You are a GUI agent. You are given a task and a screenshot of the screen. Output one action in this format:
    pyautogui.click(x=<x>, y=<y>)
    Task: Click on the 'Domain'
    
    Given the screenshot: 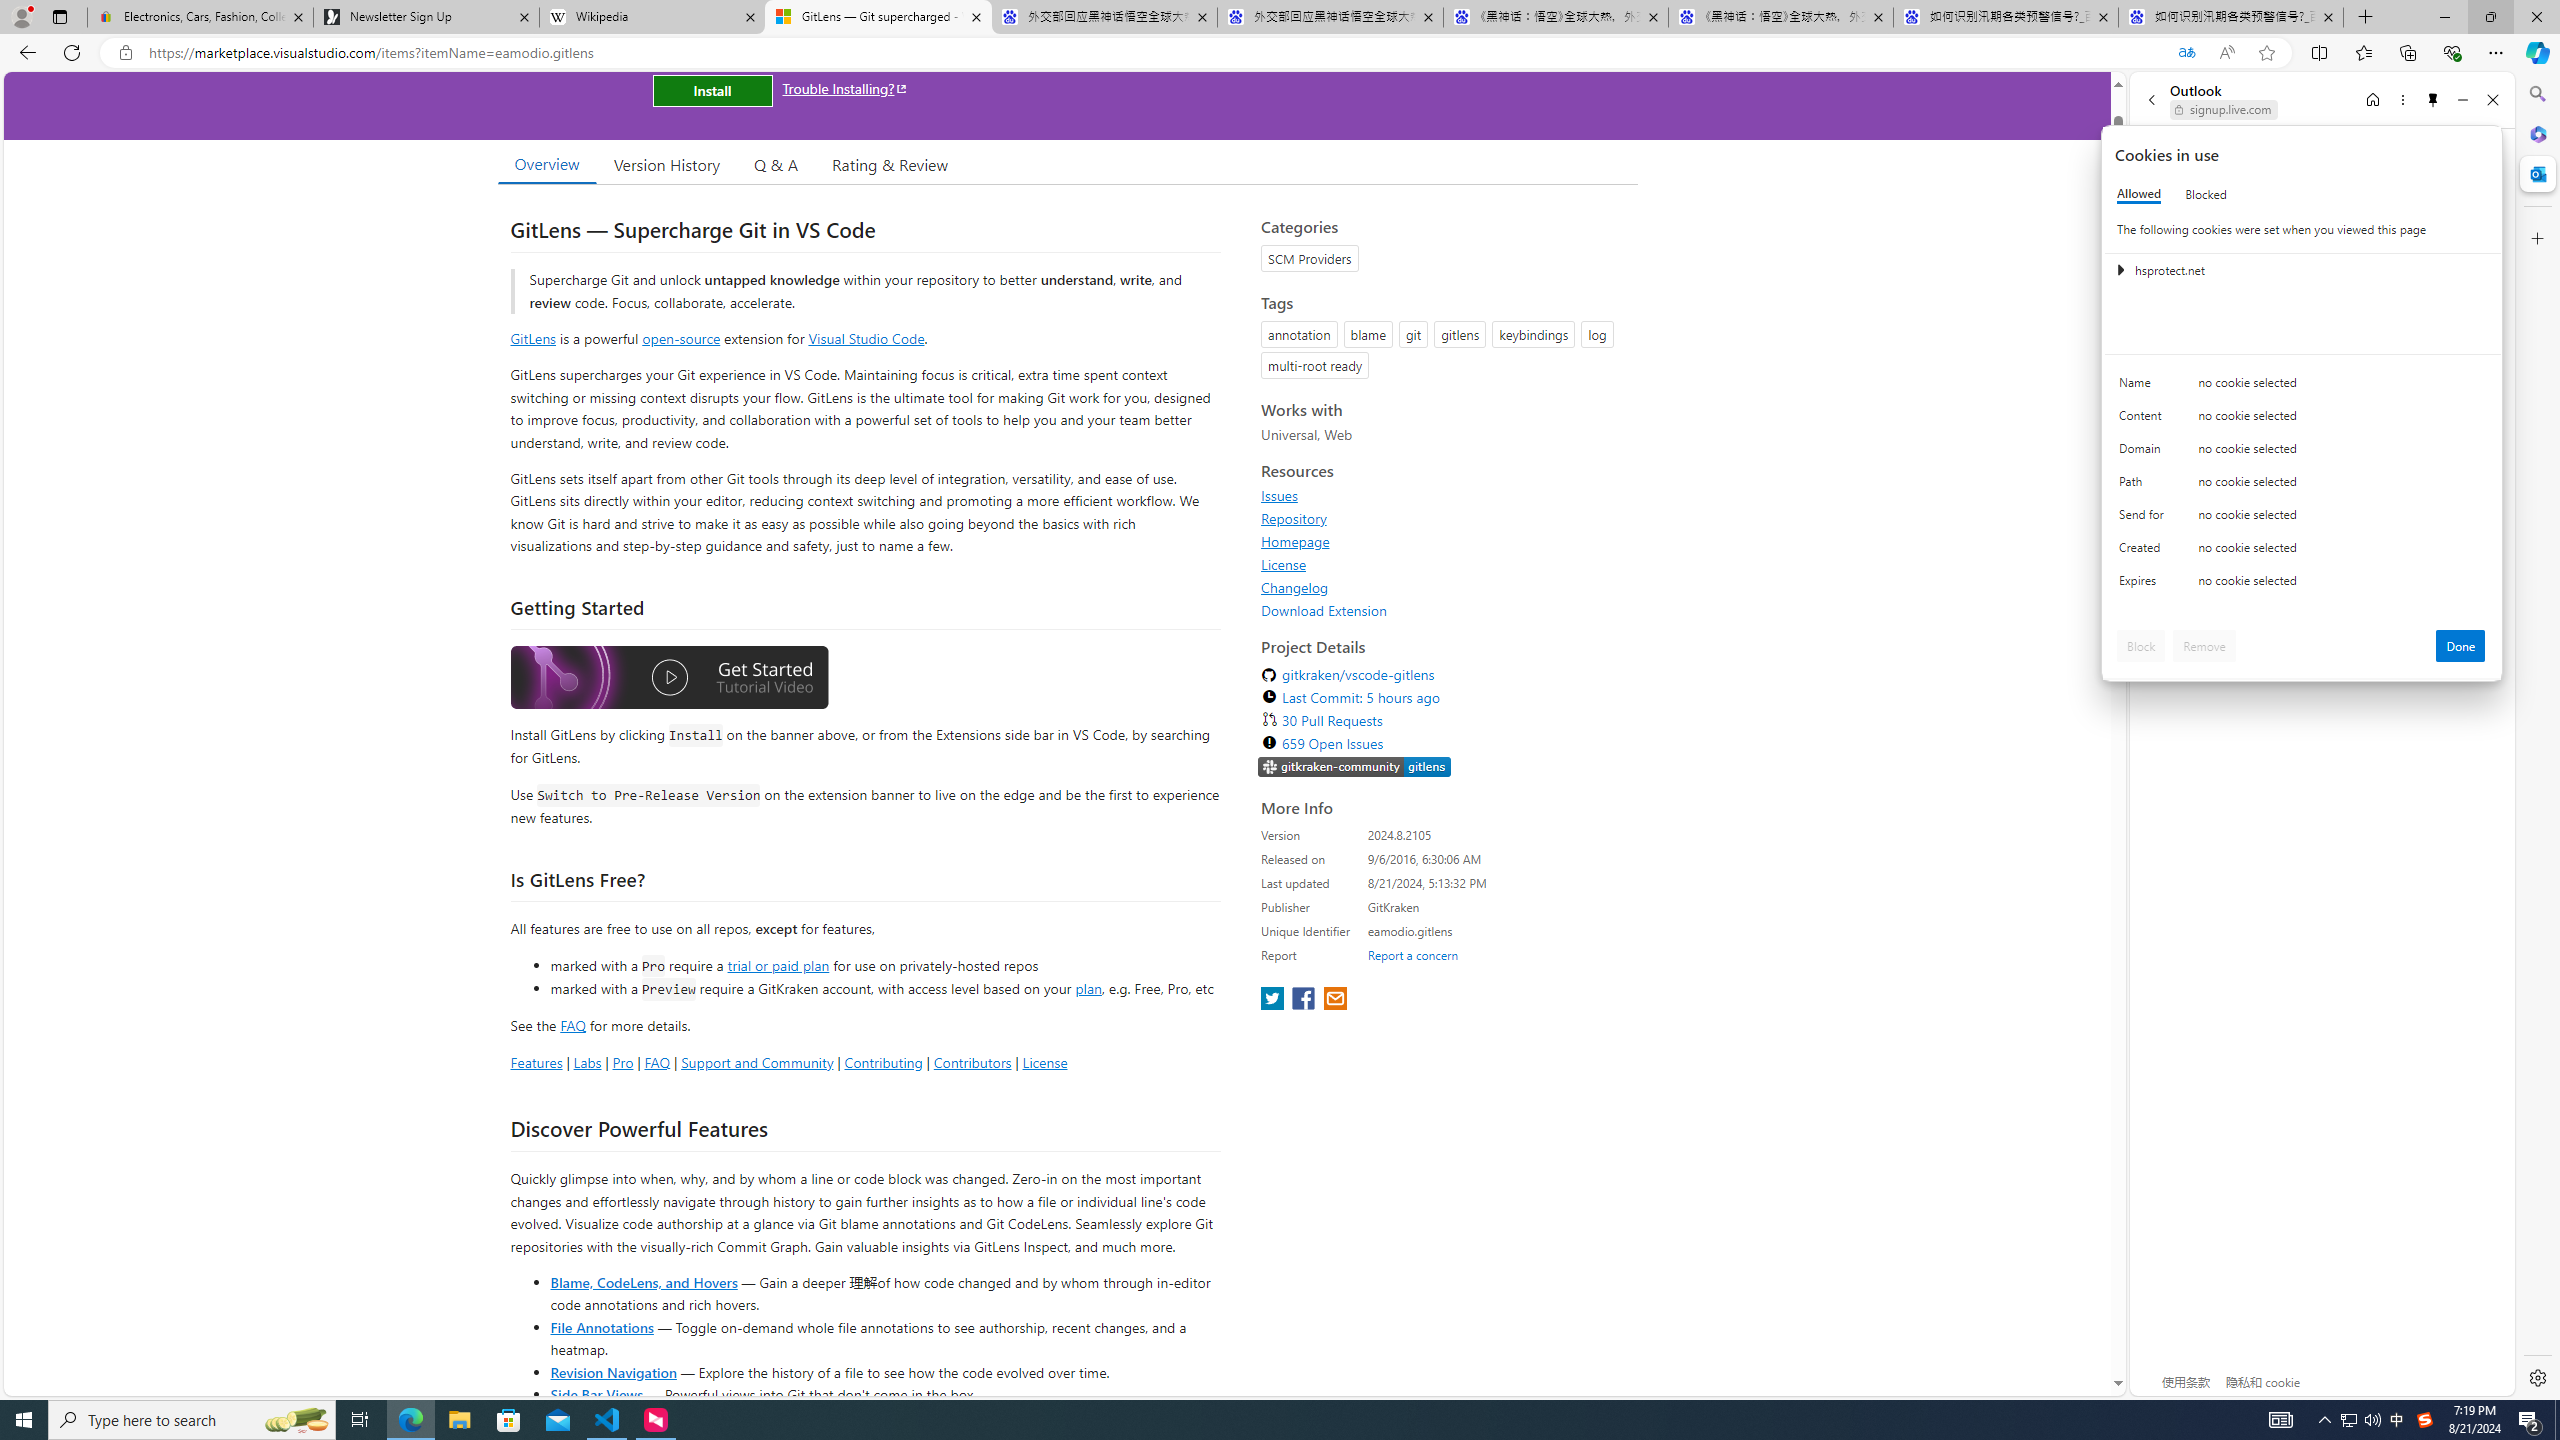 What is the action you would take?
    pyautogui.click(x=2144, y=452)
    